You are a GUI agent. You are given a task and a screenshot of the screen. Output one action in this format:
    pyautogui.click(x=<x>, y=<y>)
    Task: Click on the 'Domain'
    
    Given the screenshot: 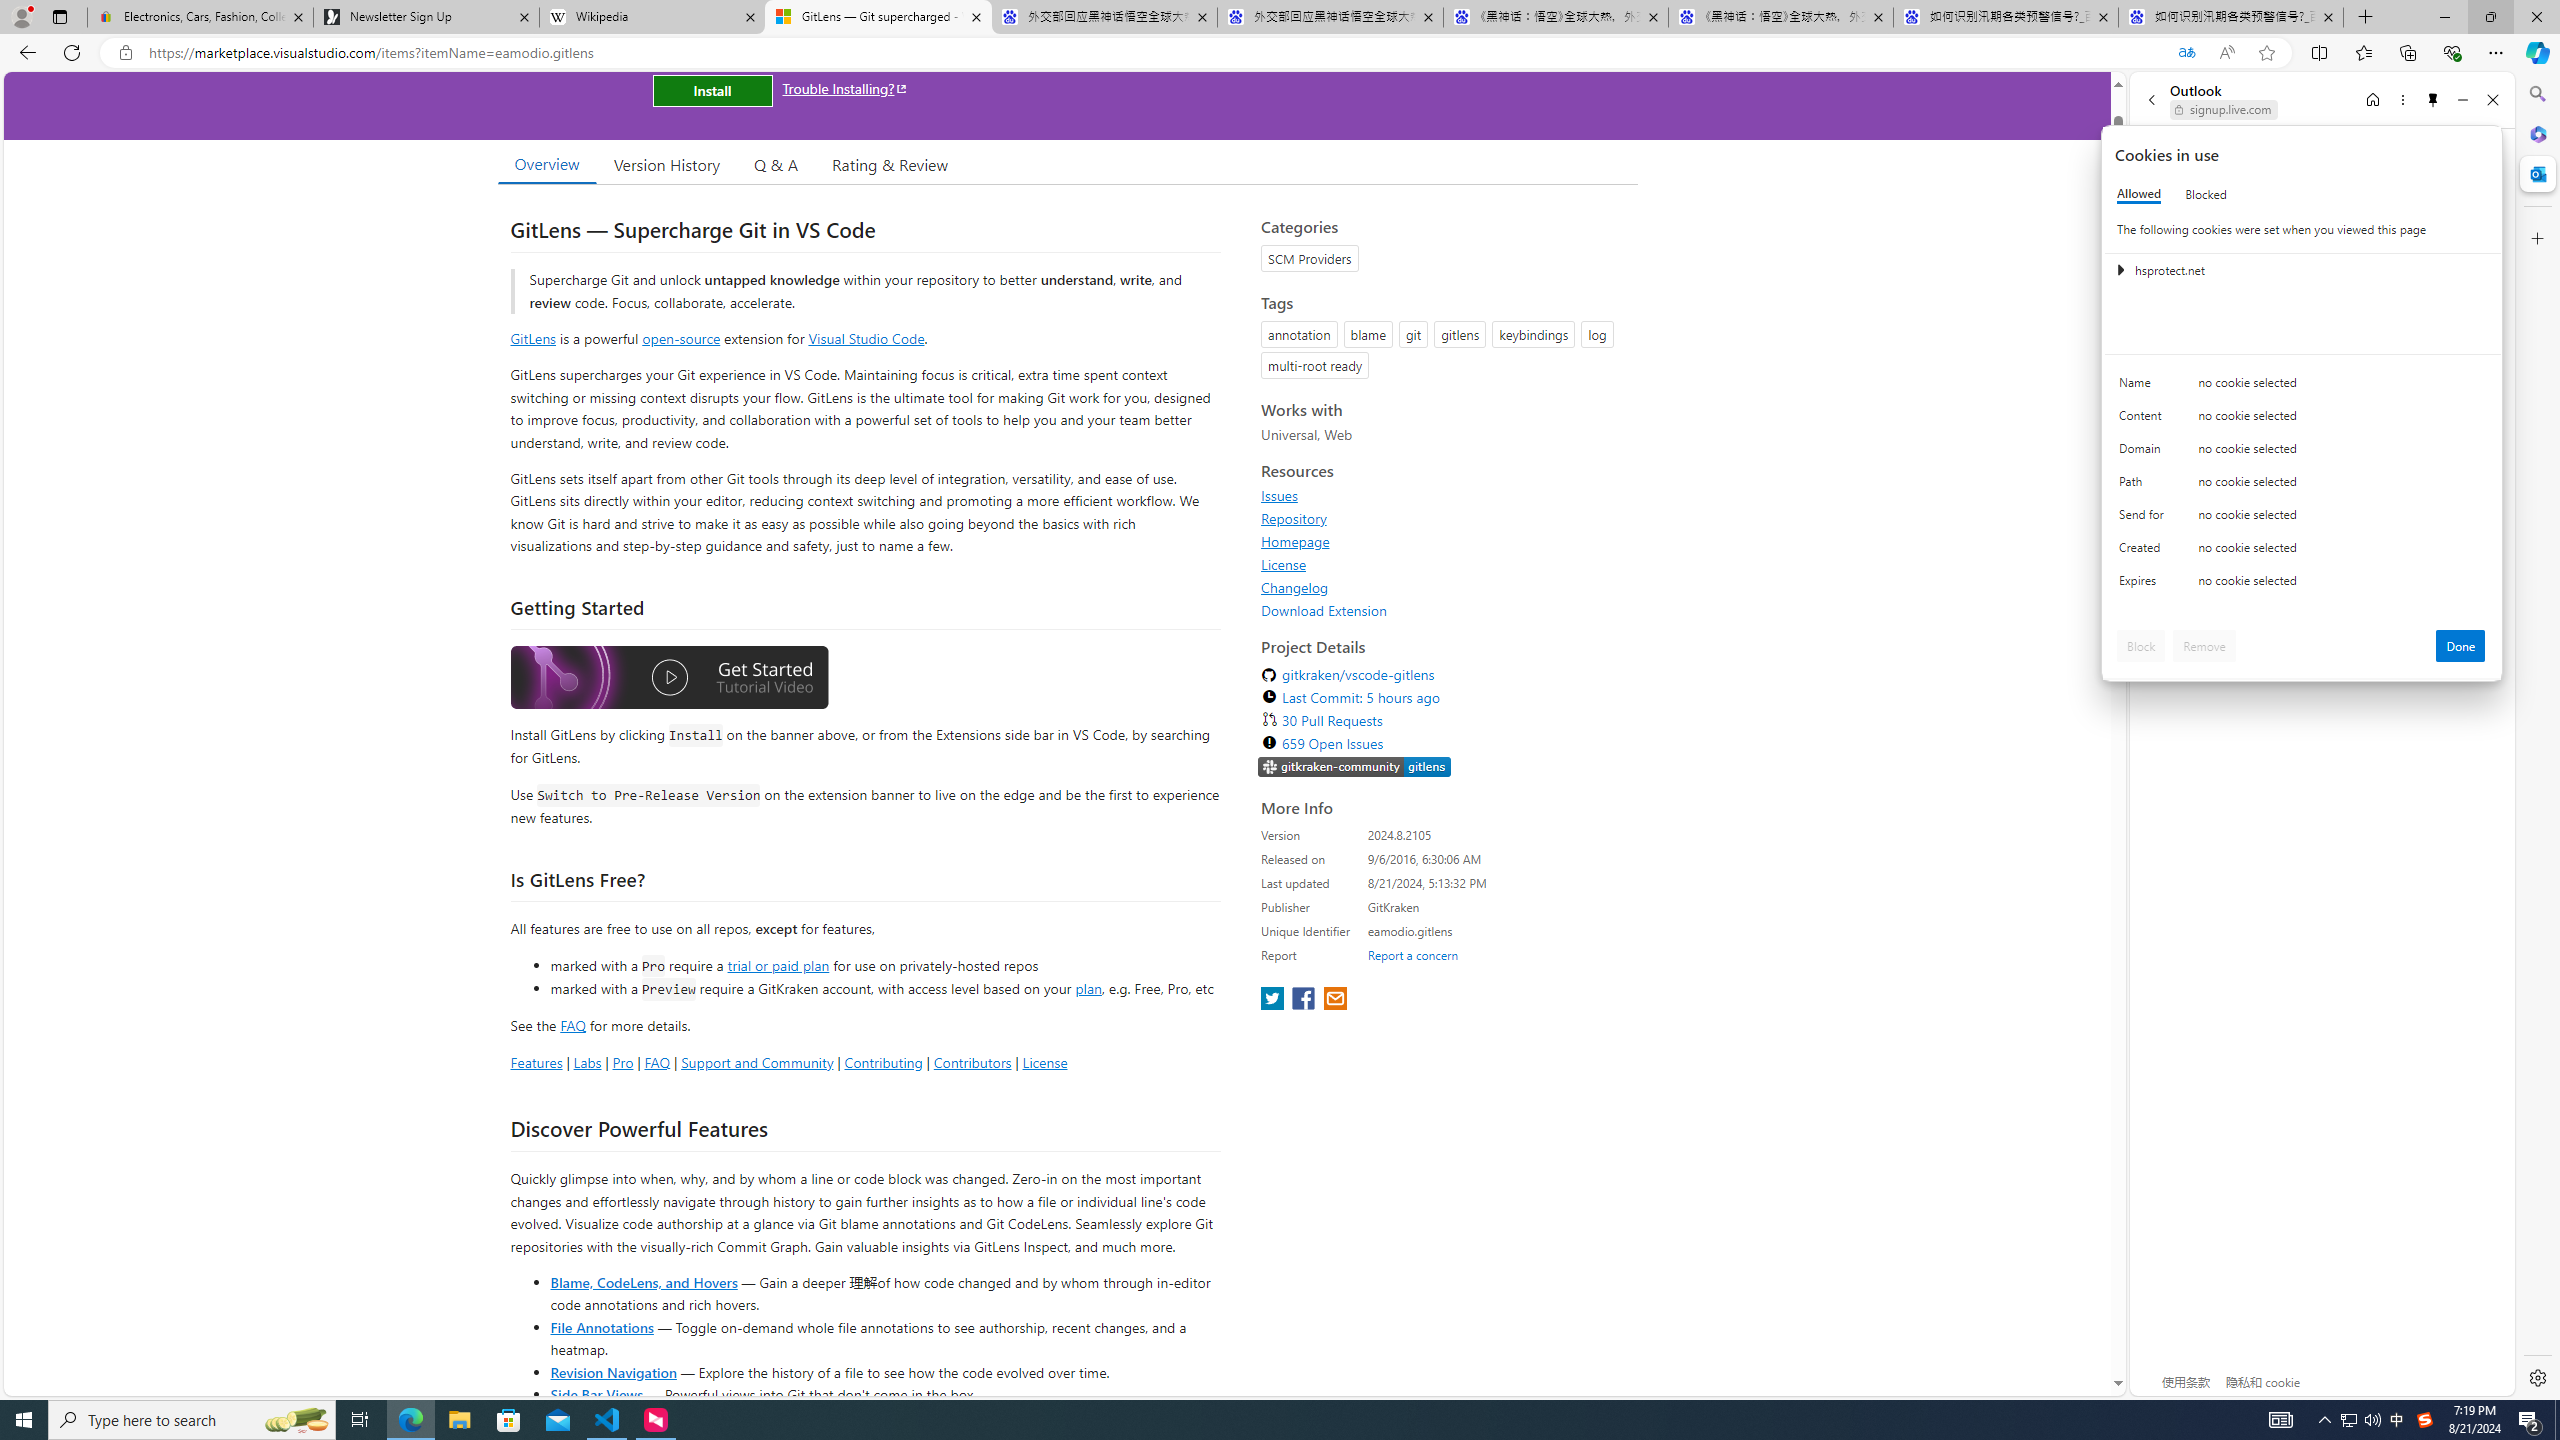 What is the action you would take?
    pyautogui.click(x=2144, y=452)
    